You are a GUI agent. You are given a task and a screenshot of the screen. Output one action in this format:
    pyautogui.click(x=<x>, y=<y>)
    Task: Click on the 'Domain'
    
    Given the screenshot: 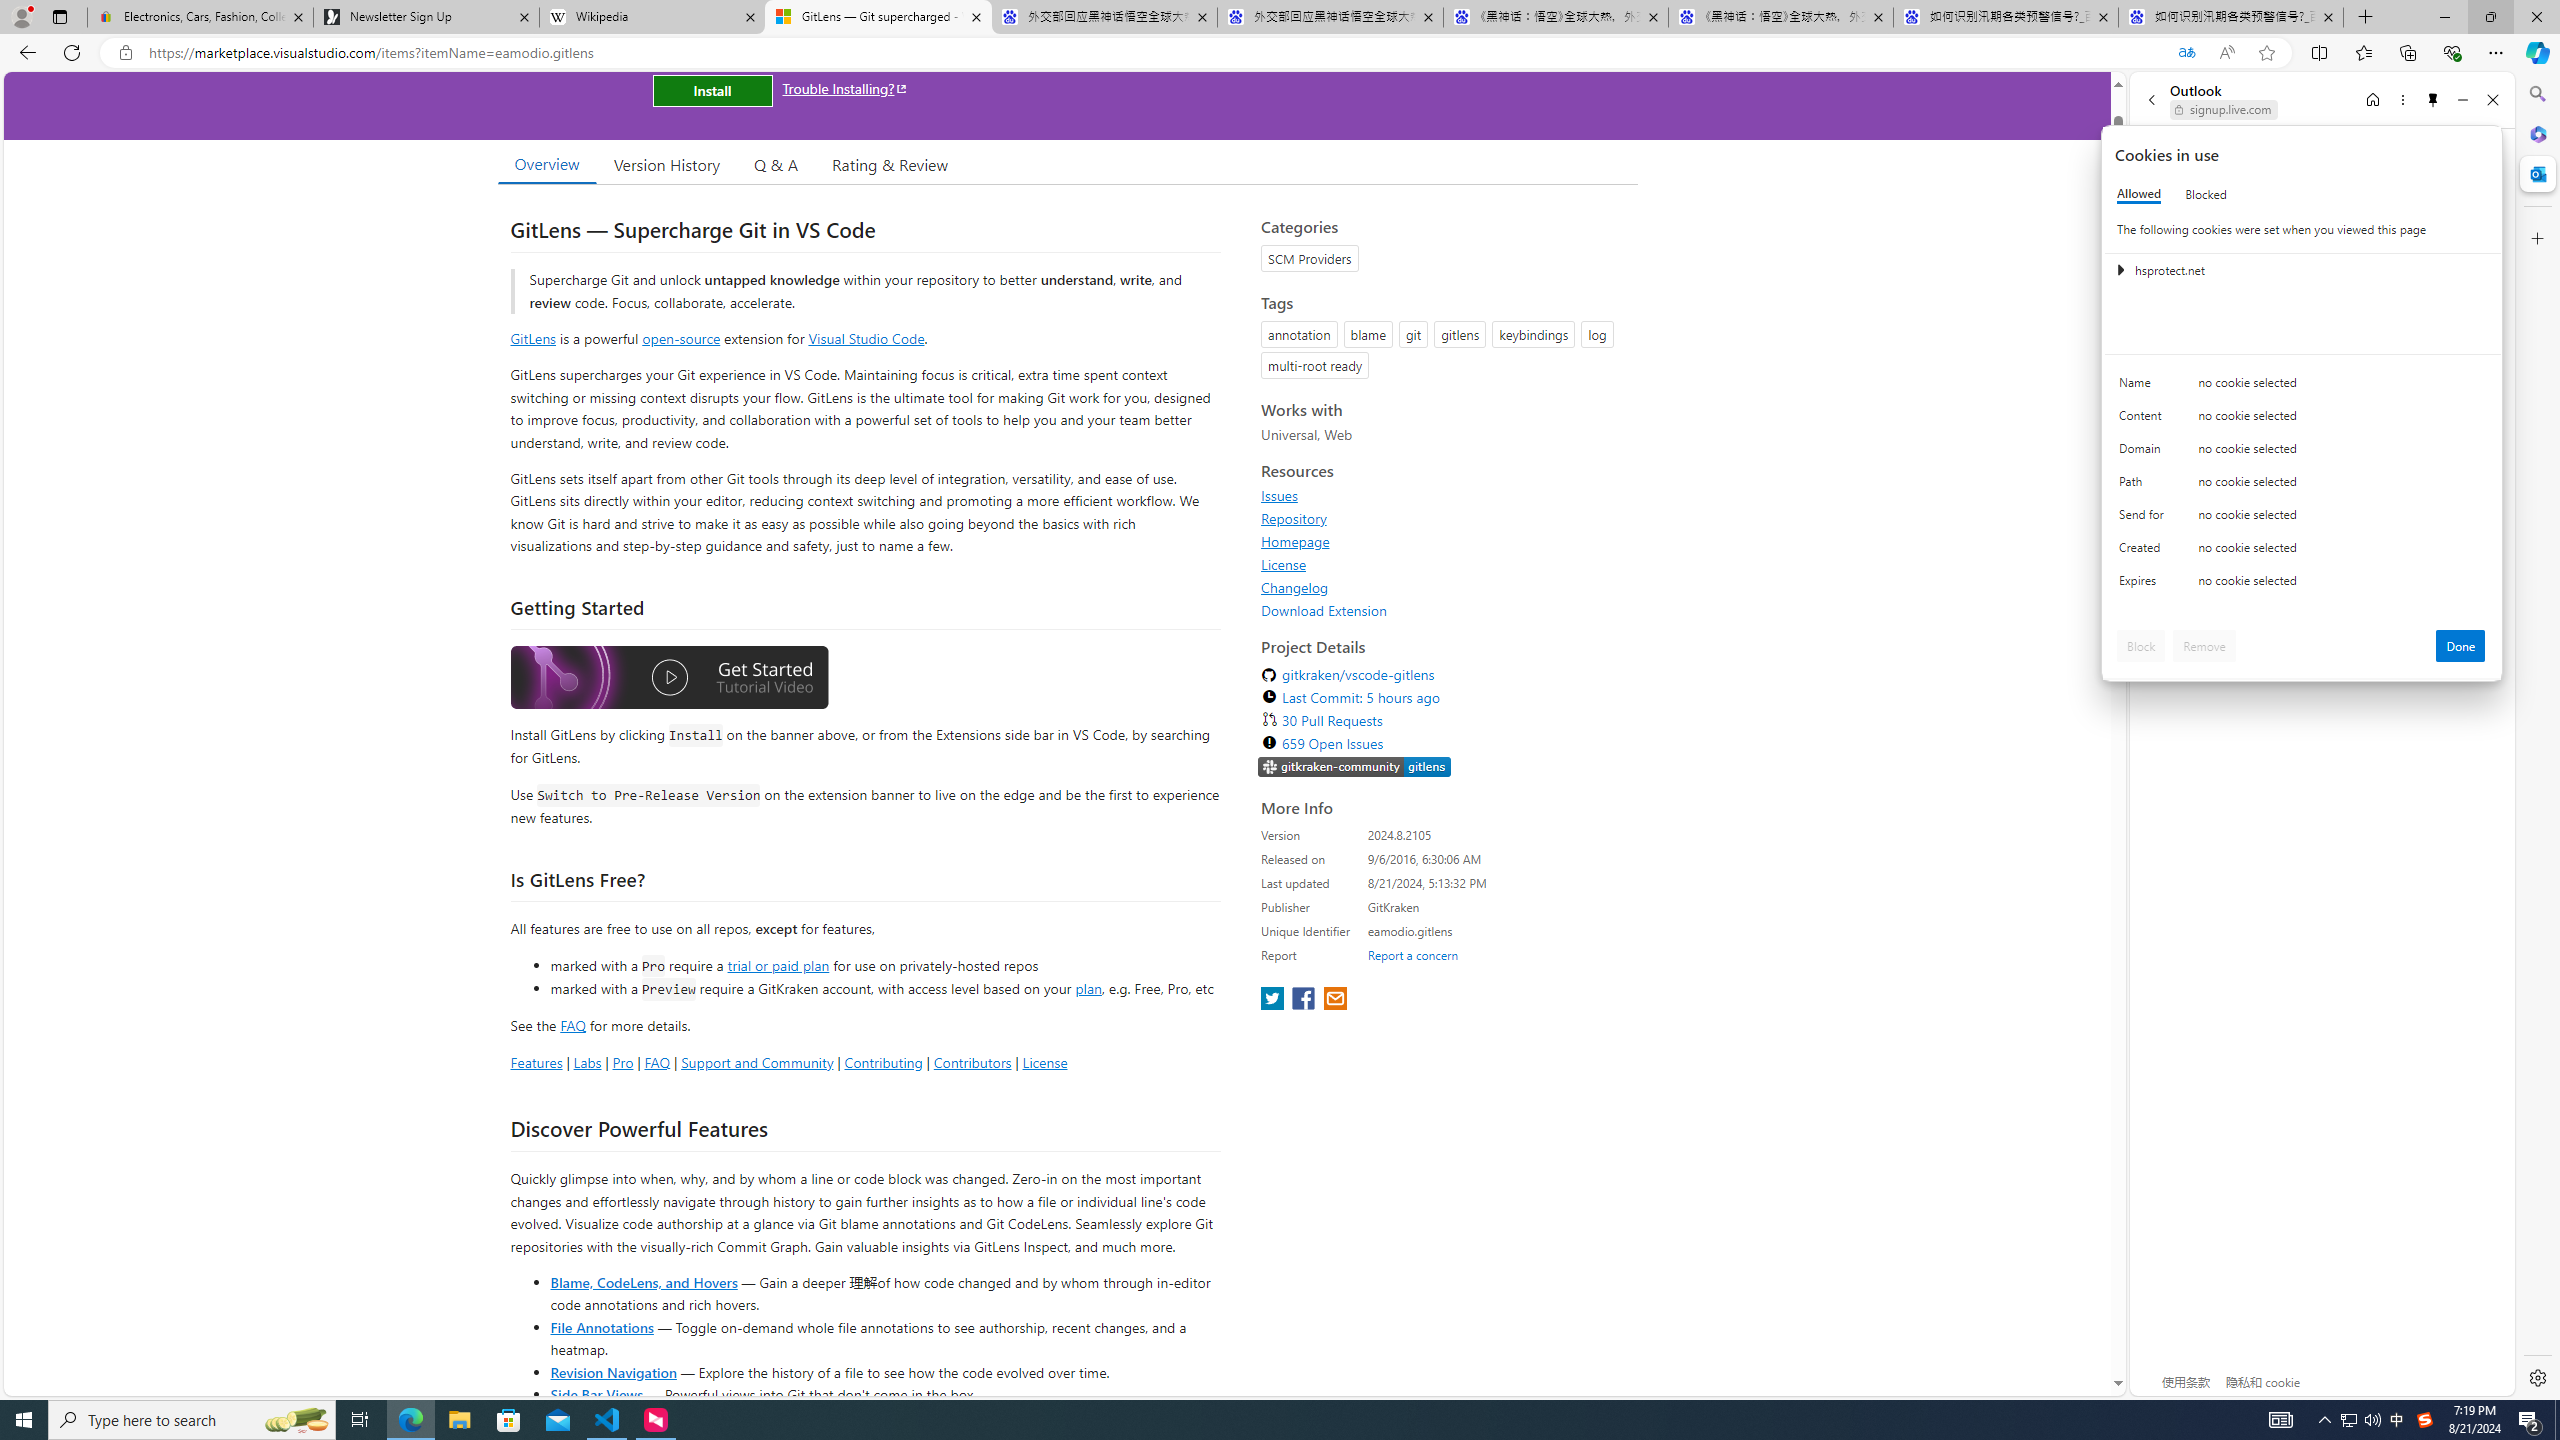 What is the action you would take?
    pyautogui.click(x=2144, y=452)
    